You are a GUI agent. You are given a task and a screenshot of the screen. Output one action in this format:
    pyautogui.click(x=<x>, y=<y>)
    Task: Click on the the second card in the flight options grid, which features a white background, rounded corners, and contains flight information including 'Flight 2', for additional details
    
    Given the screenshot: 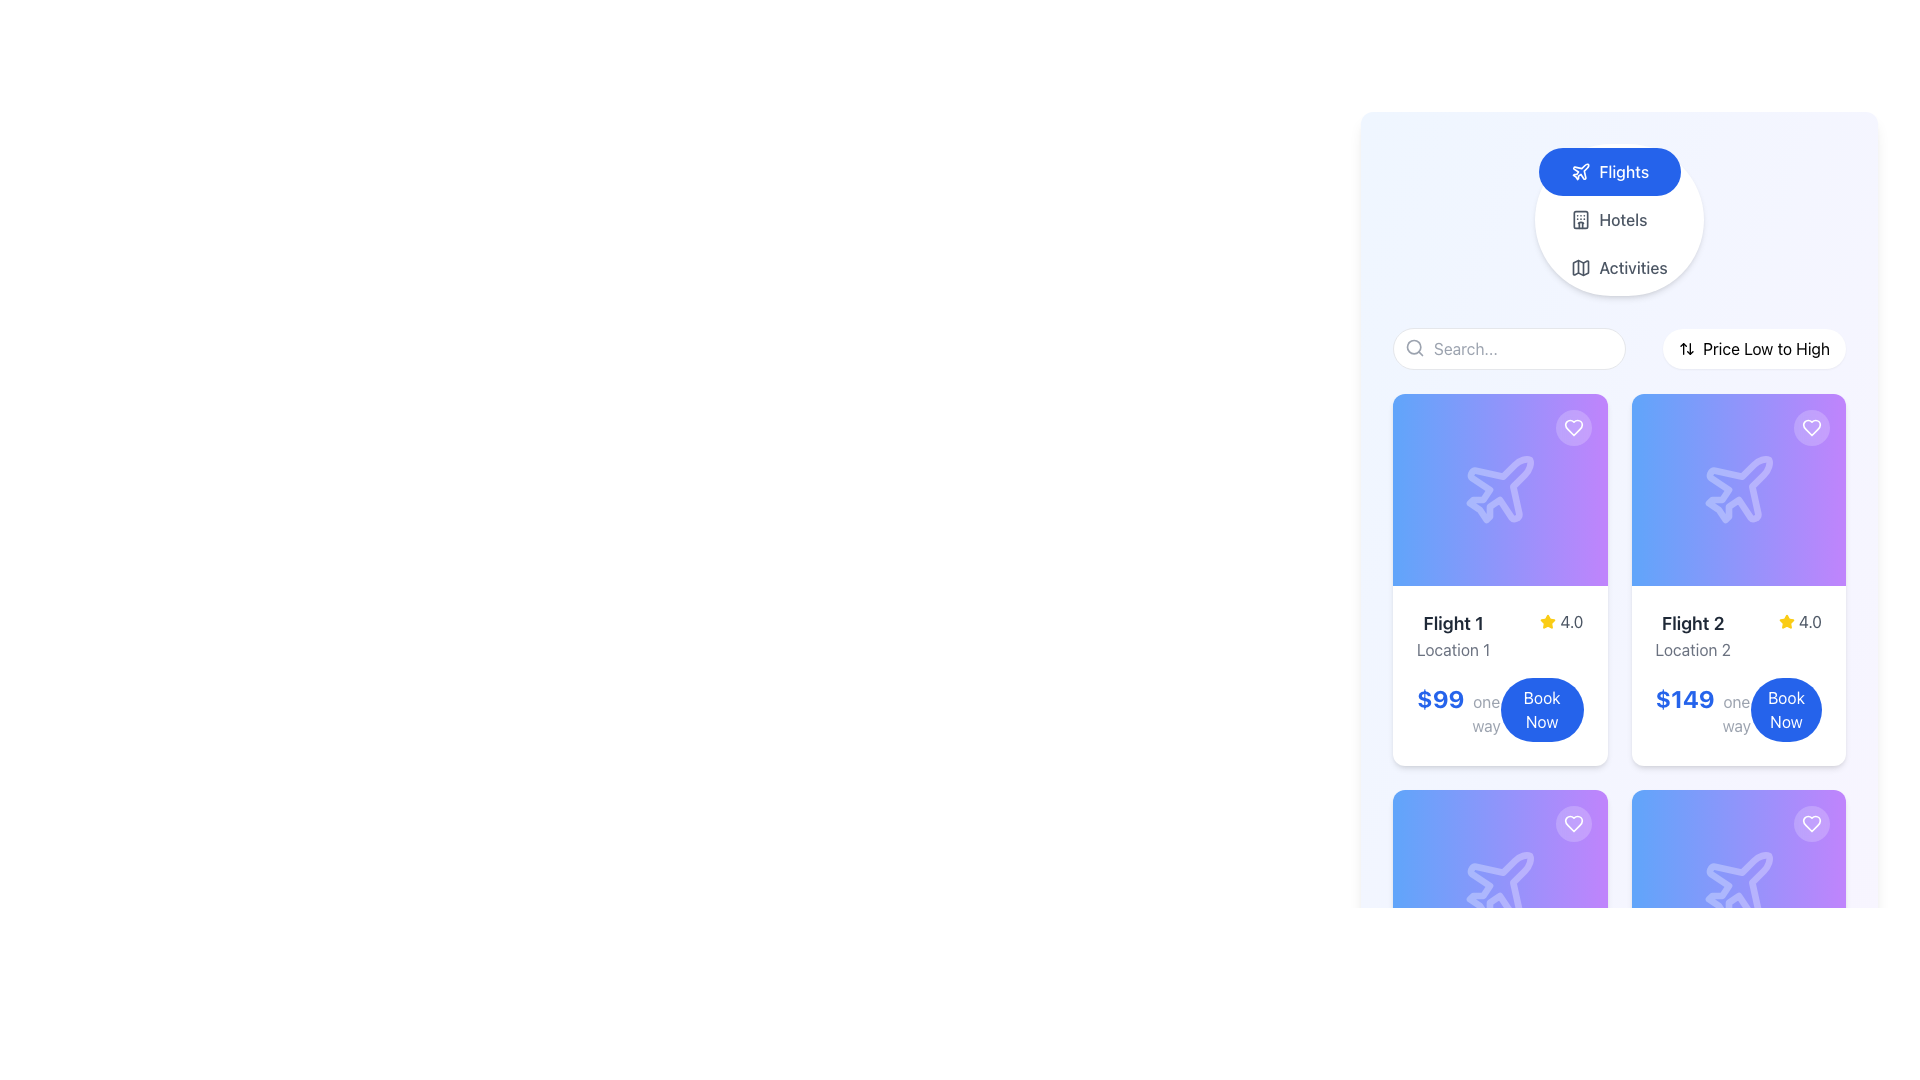 What is the action you would take?
    pyautogui.click(x=1737, y=579)
    